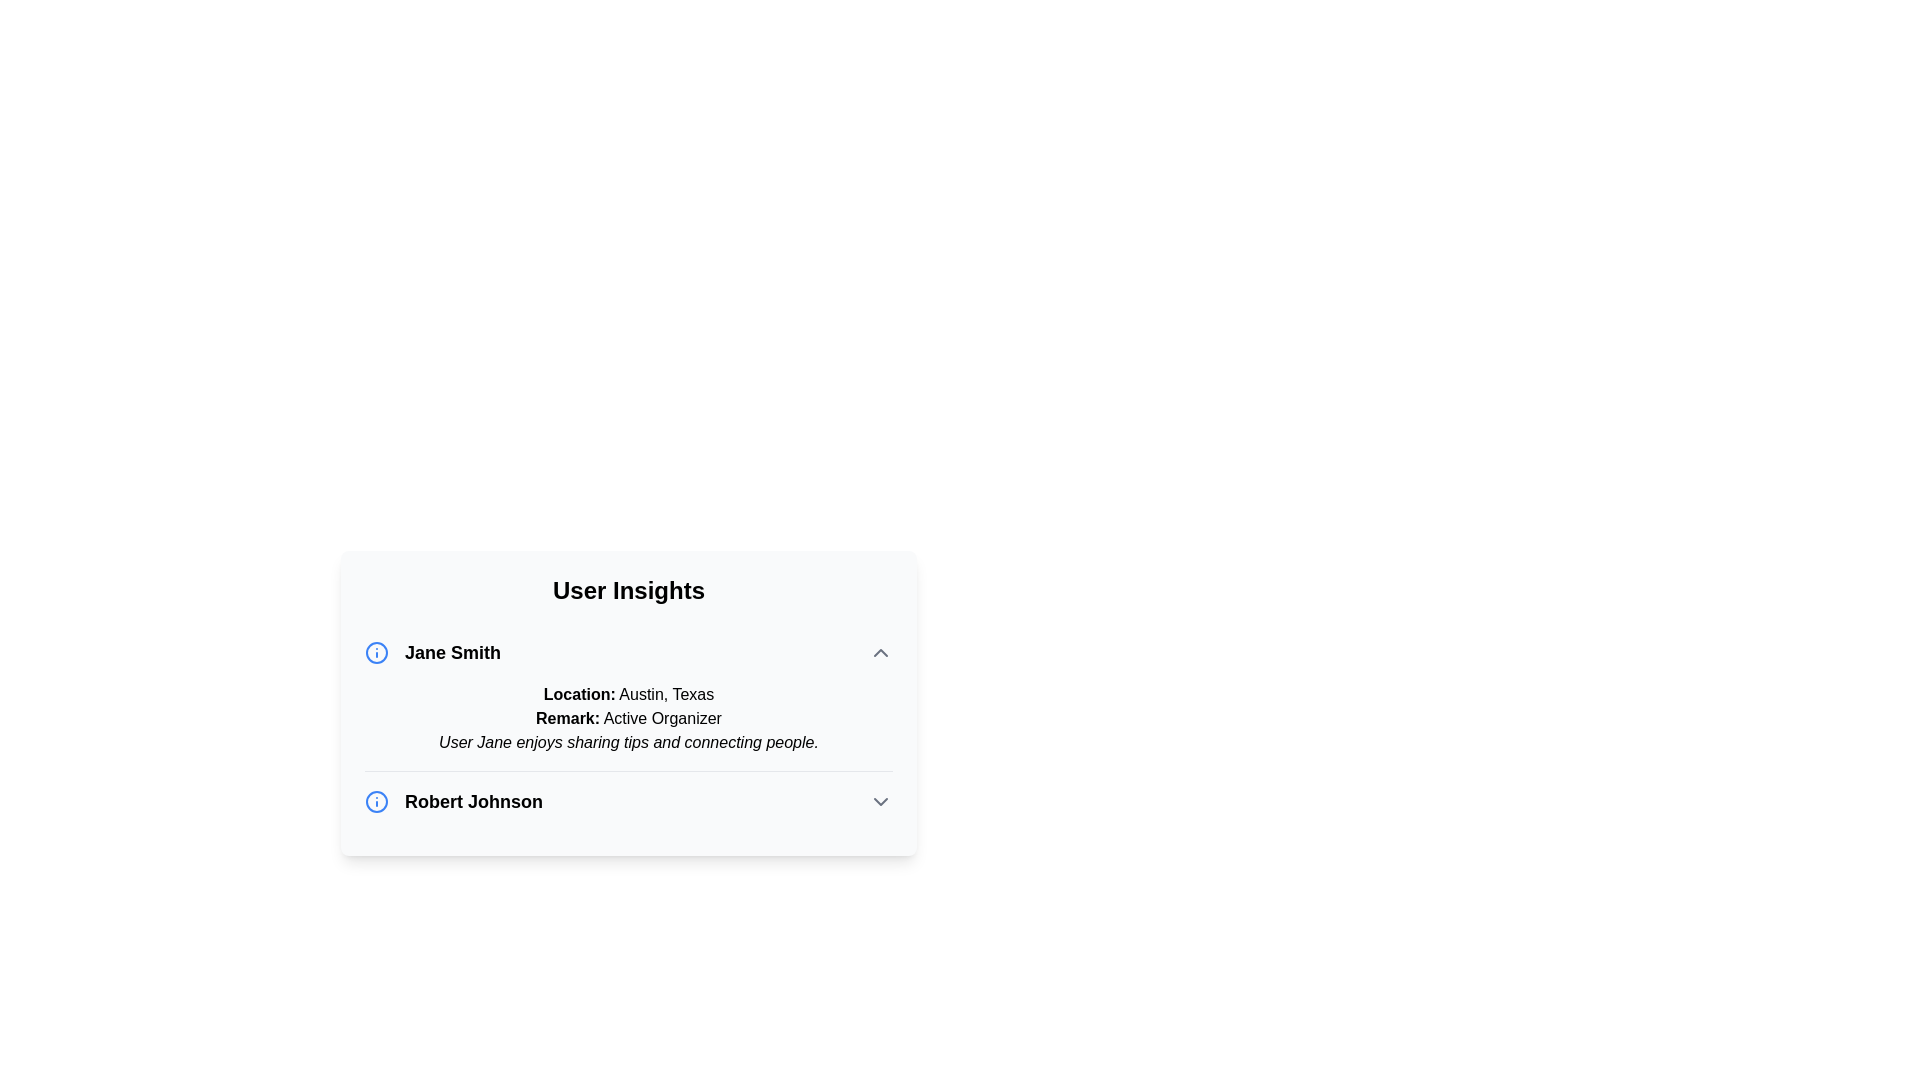 The image size is (1920, 1080). What do you see at coordinates (451, 652) in the screenshot?
I see `text label displaying 'Jane Smith', which is positioned to the right of the information icon in the 'User Insights' panel` at bounding box center [451, 652].